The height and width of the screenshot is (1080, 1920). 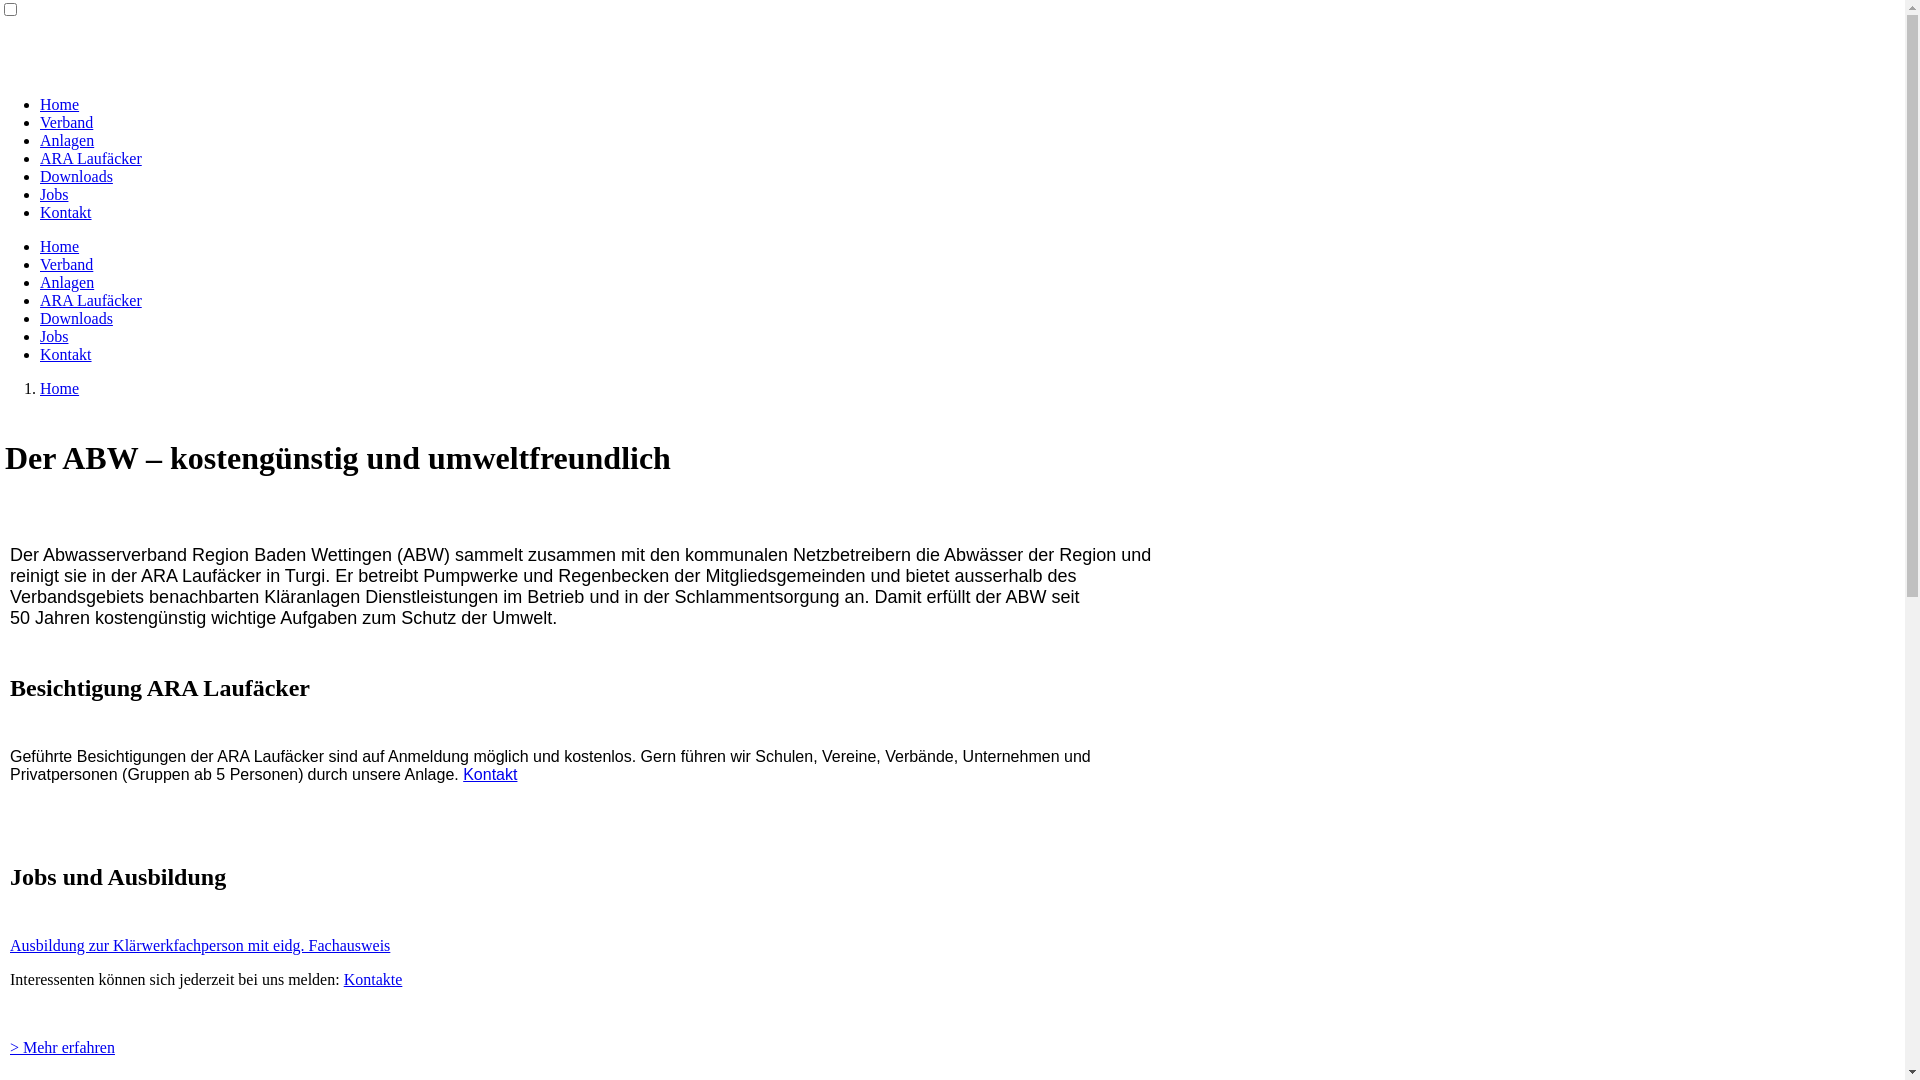 I want to click on 'Home', so click(x=59, y=104).